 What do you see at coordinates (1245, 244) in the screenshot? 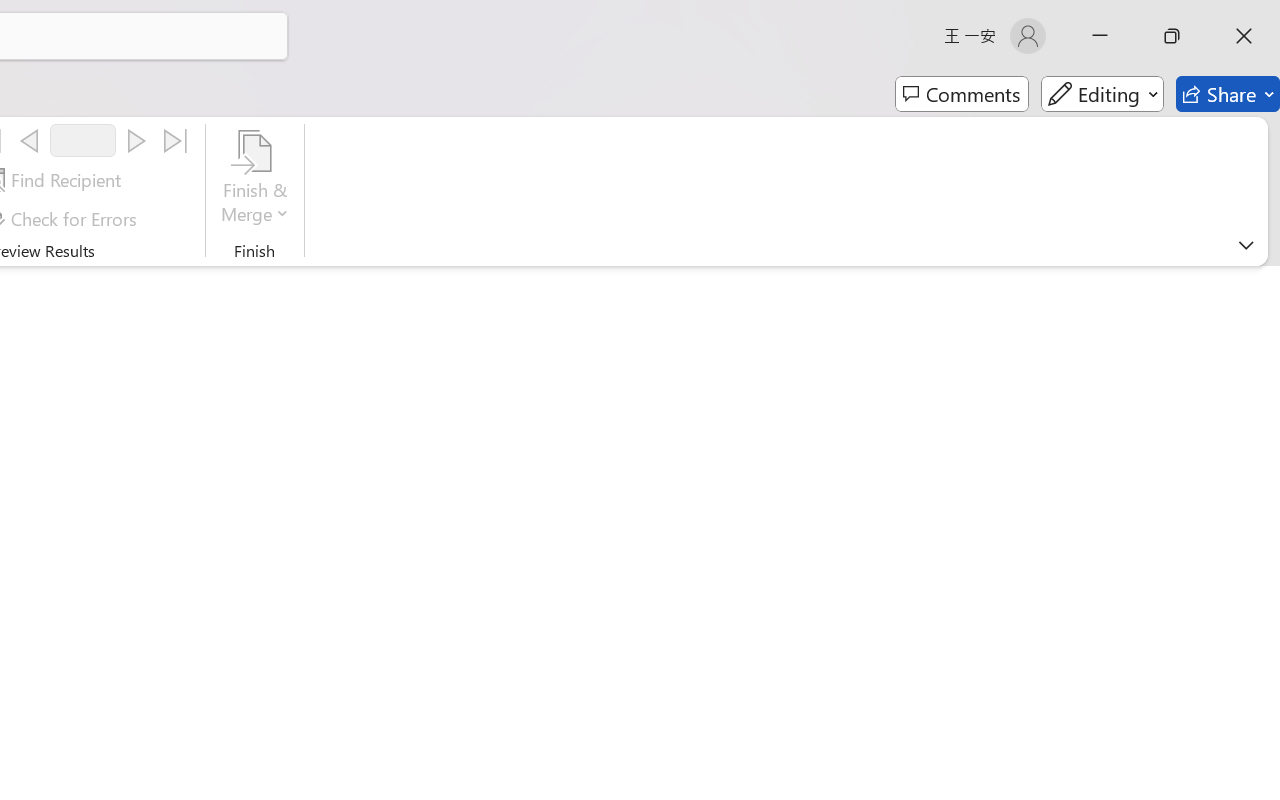
I see `'Ribbon Display Options'` at bounding box center [1245, 244].